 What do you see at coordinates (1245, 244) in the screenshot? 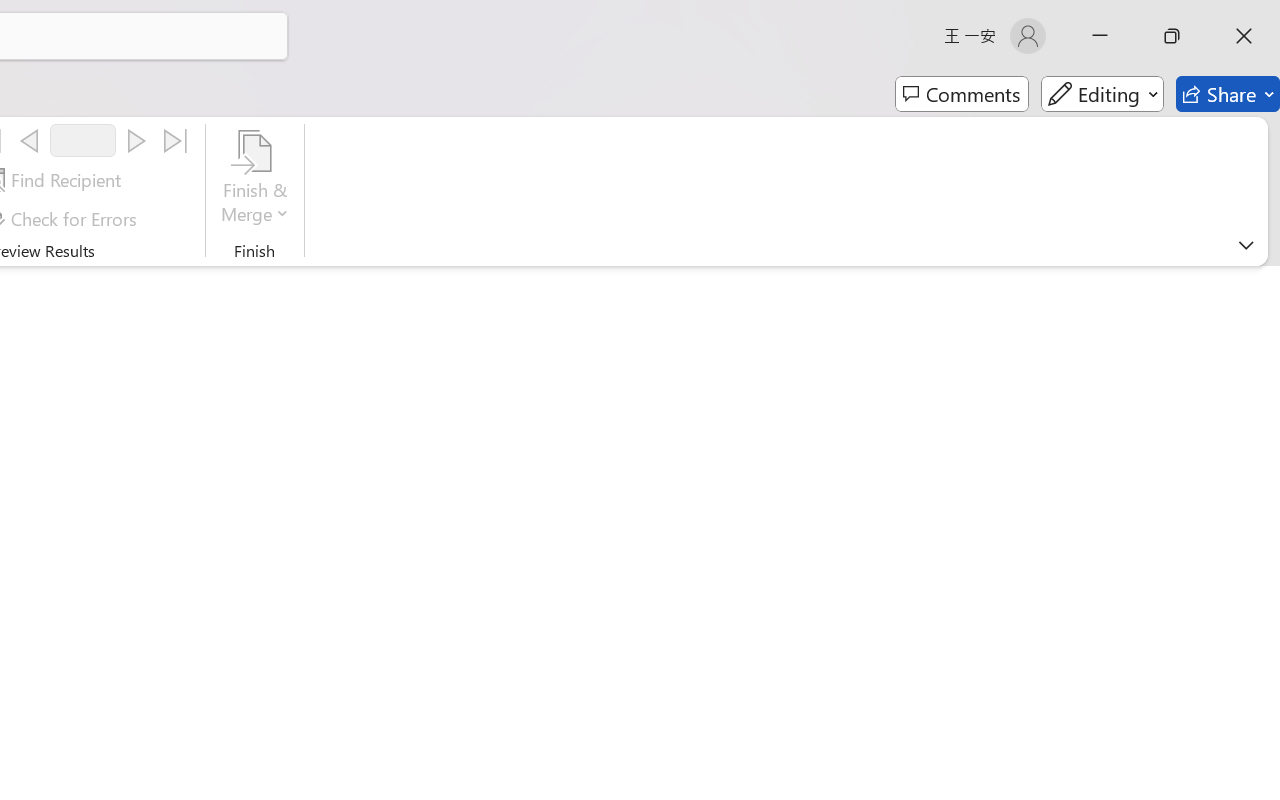
I see `'Ribbon Display Options'` at bounding box center [1245, 244].